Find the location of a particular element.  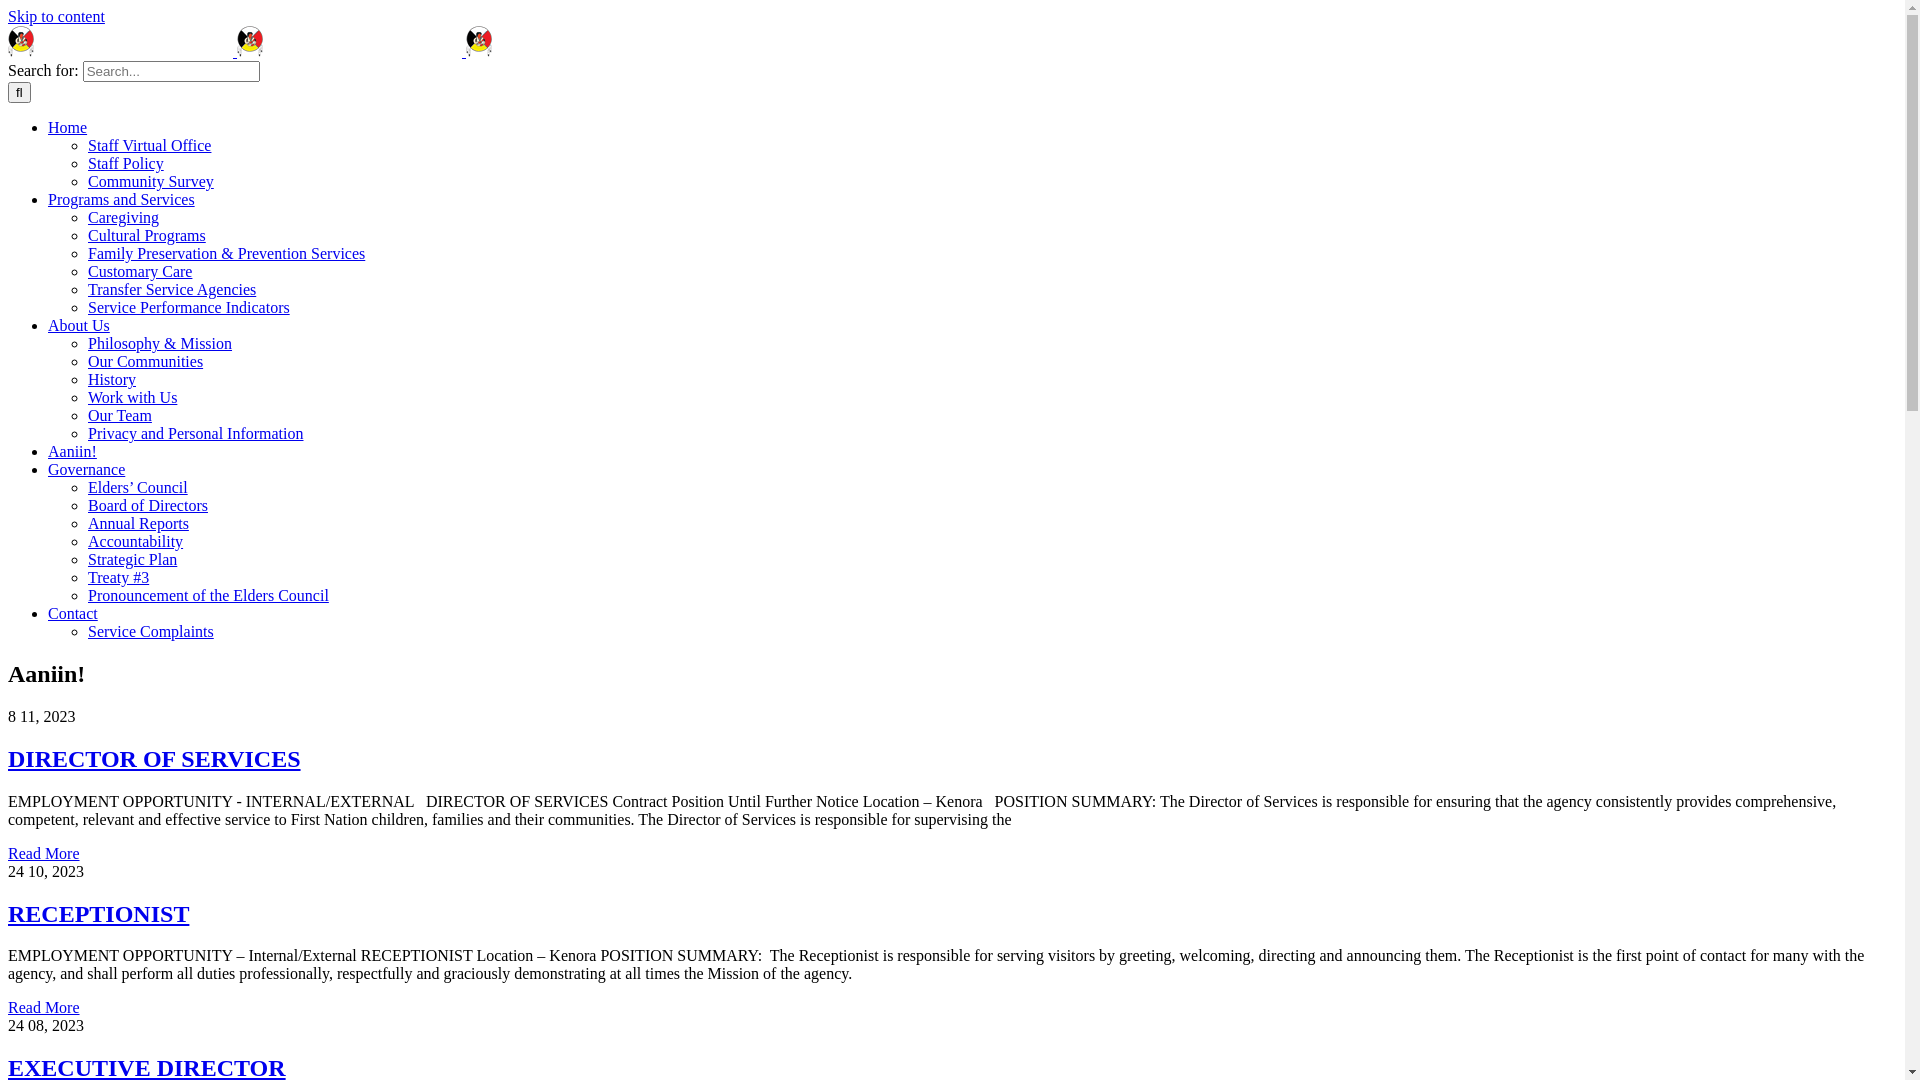

'Skip to content' is located at coordinates (56, 16).